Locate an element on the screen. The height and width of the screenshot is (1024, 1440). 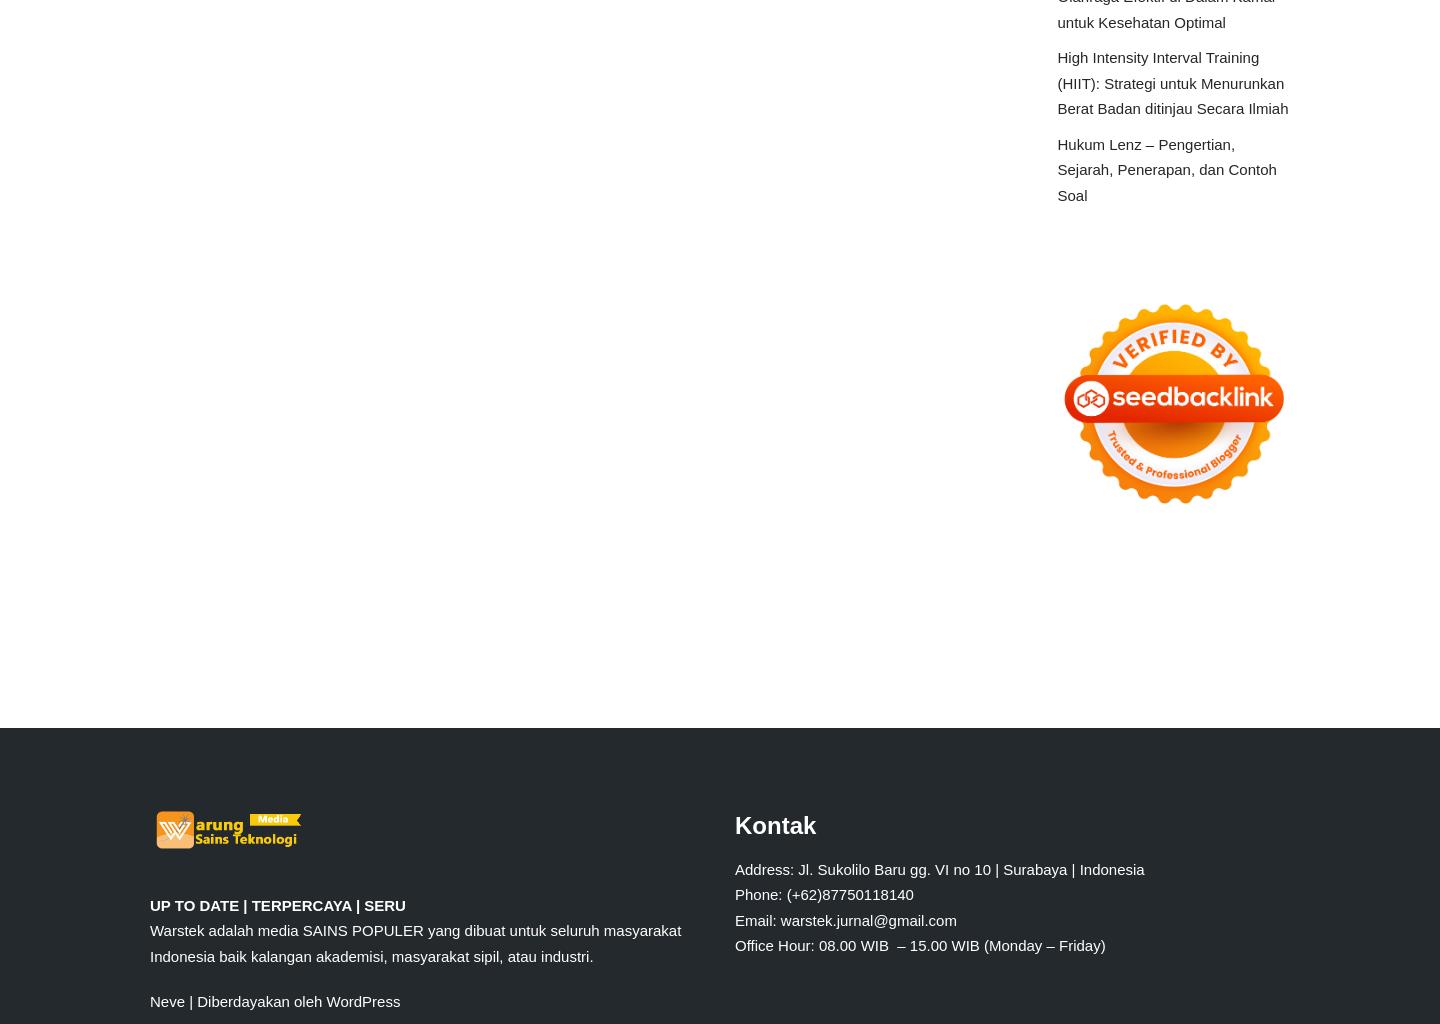
'WordPress' is located at coordinates (362, 1000).